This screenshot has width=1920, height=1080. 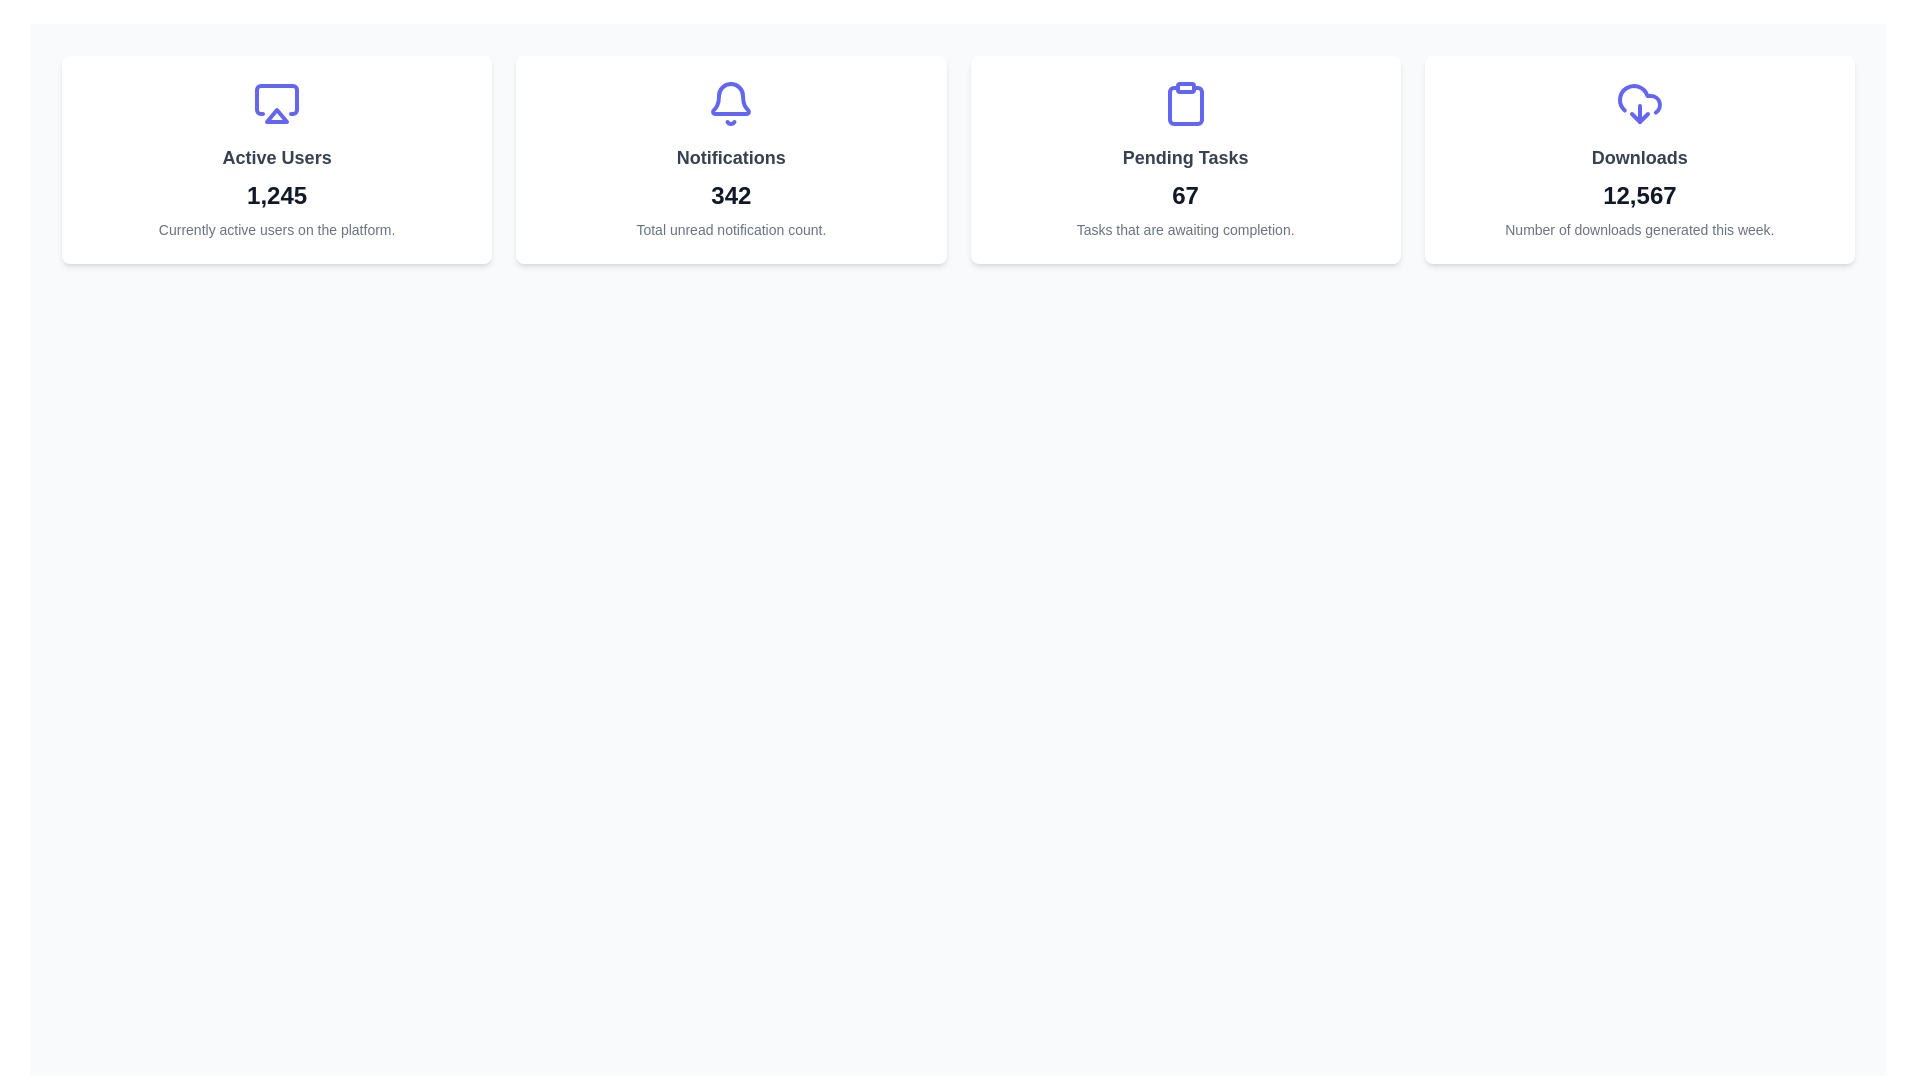 I want to click on the small rectangle inside the clipboard icon in the 'Pending Tasks' section, which simulates a metal clip at the top of the clipboard's outline, so click(x=1185, y=87).